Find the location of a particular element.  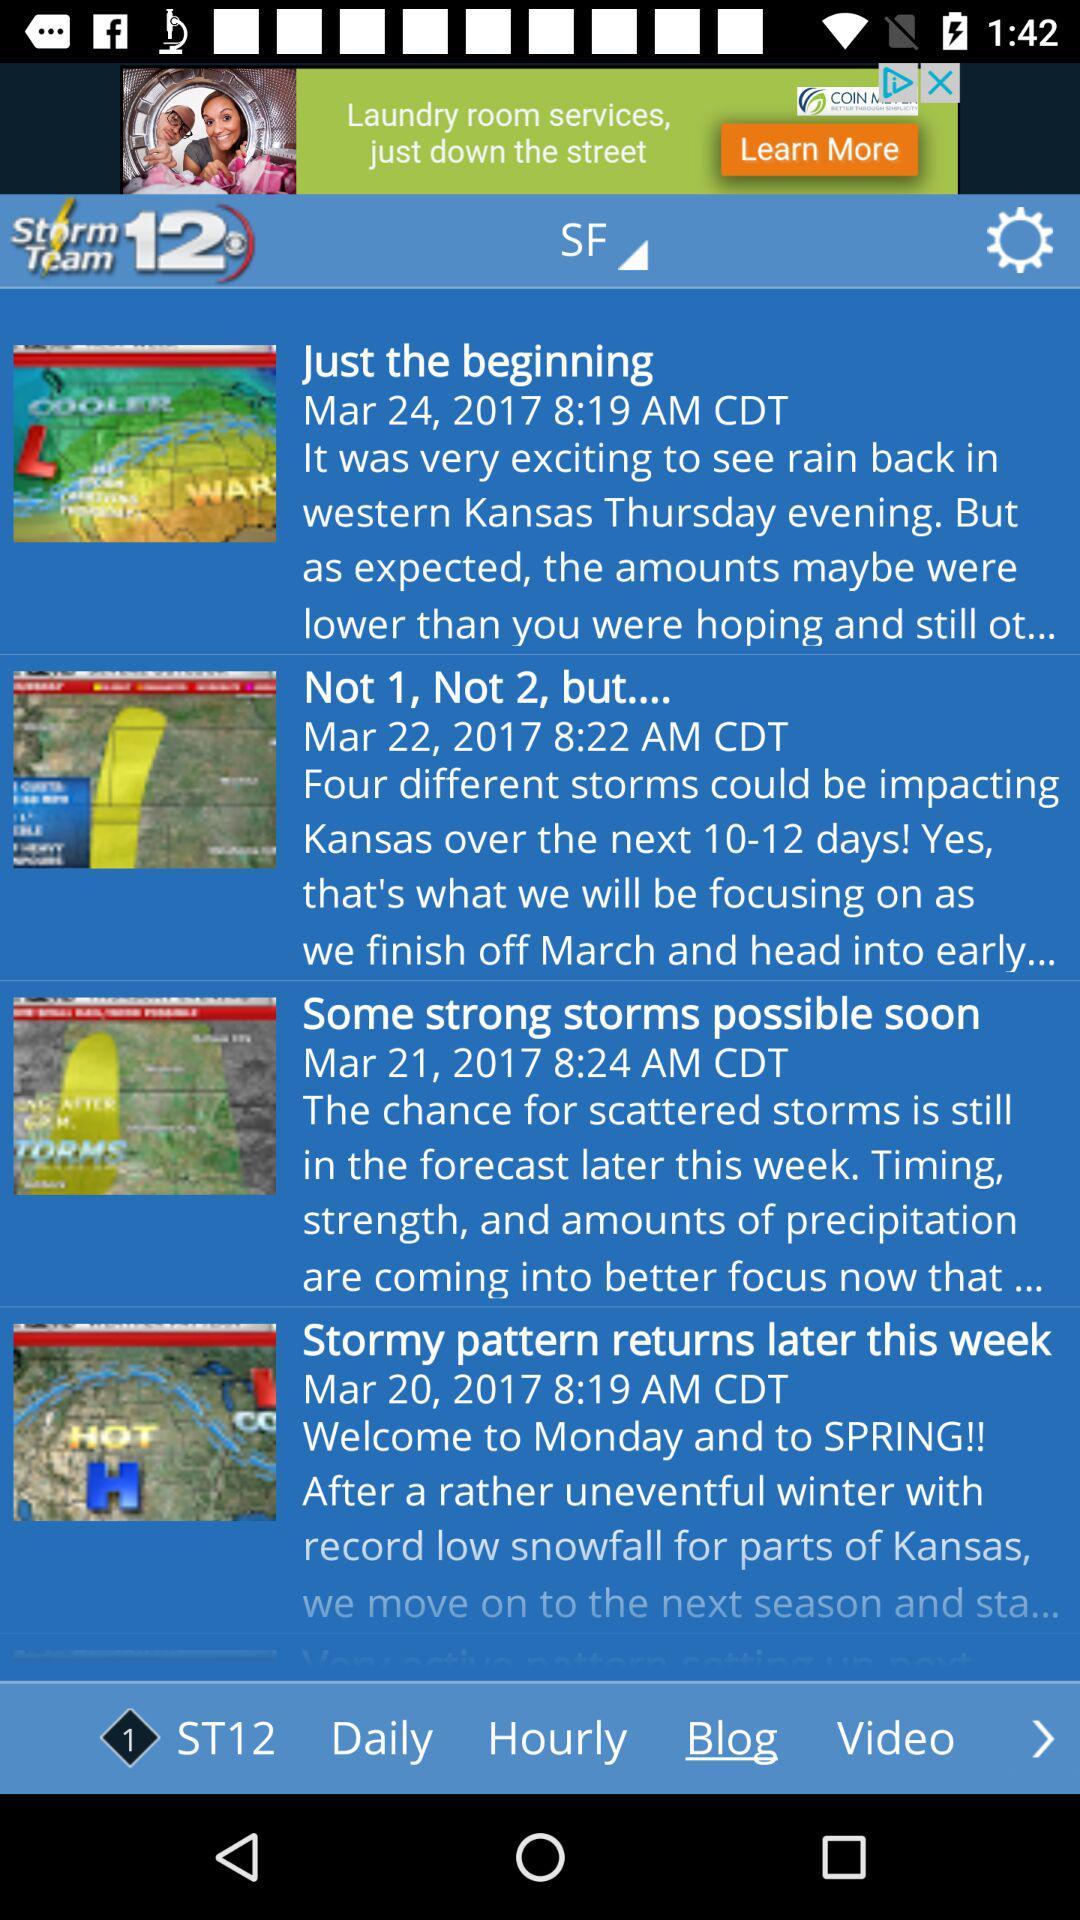

the arrow_forward icon is located at coordinates (1042, 1737).